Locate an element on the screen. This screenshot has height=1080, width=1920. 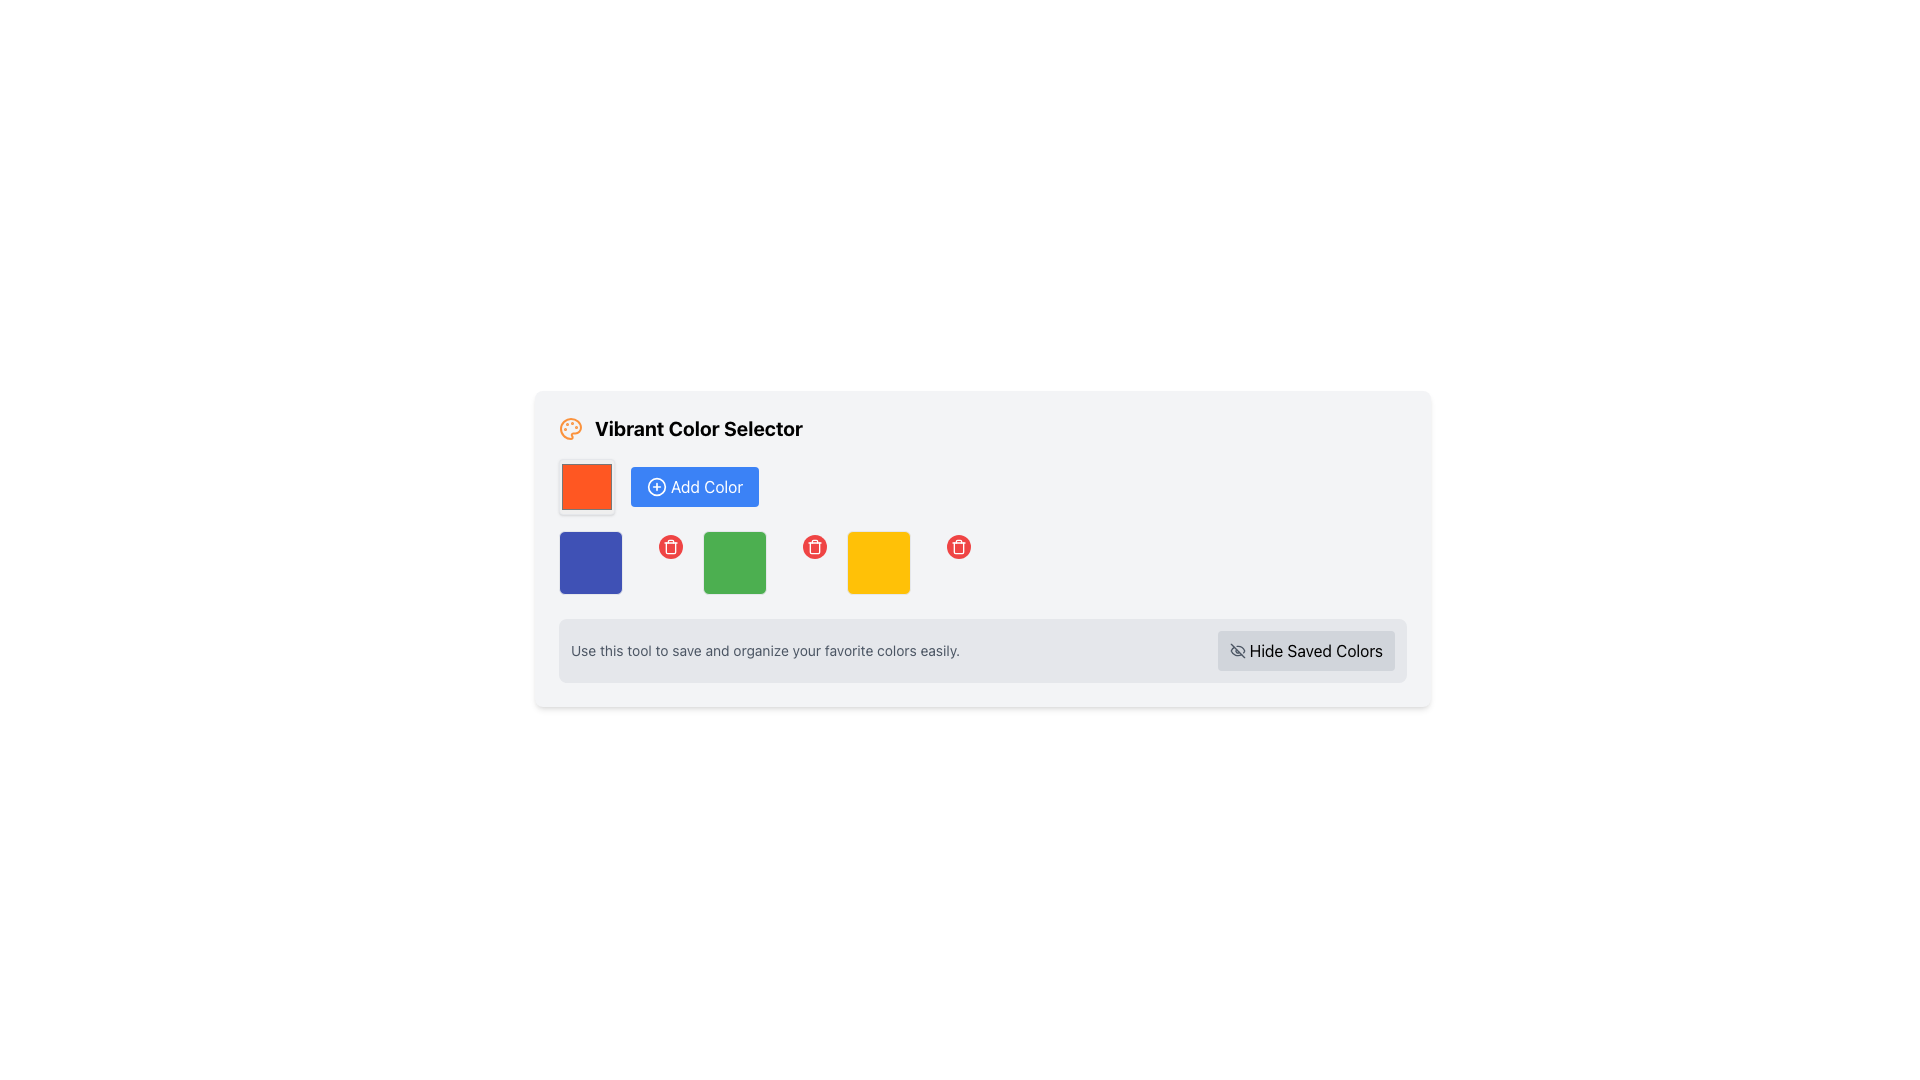
the fourth color preview swatch, which represents a selectable yellow color is located at coordinates (878, 563).